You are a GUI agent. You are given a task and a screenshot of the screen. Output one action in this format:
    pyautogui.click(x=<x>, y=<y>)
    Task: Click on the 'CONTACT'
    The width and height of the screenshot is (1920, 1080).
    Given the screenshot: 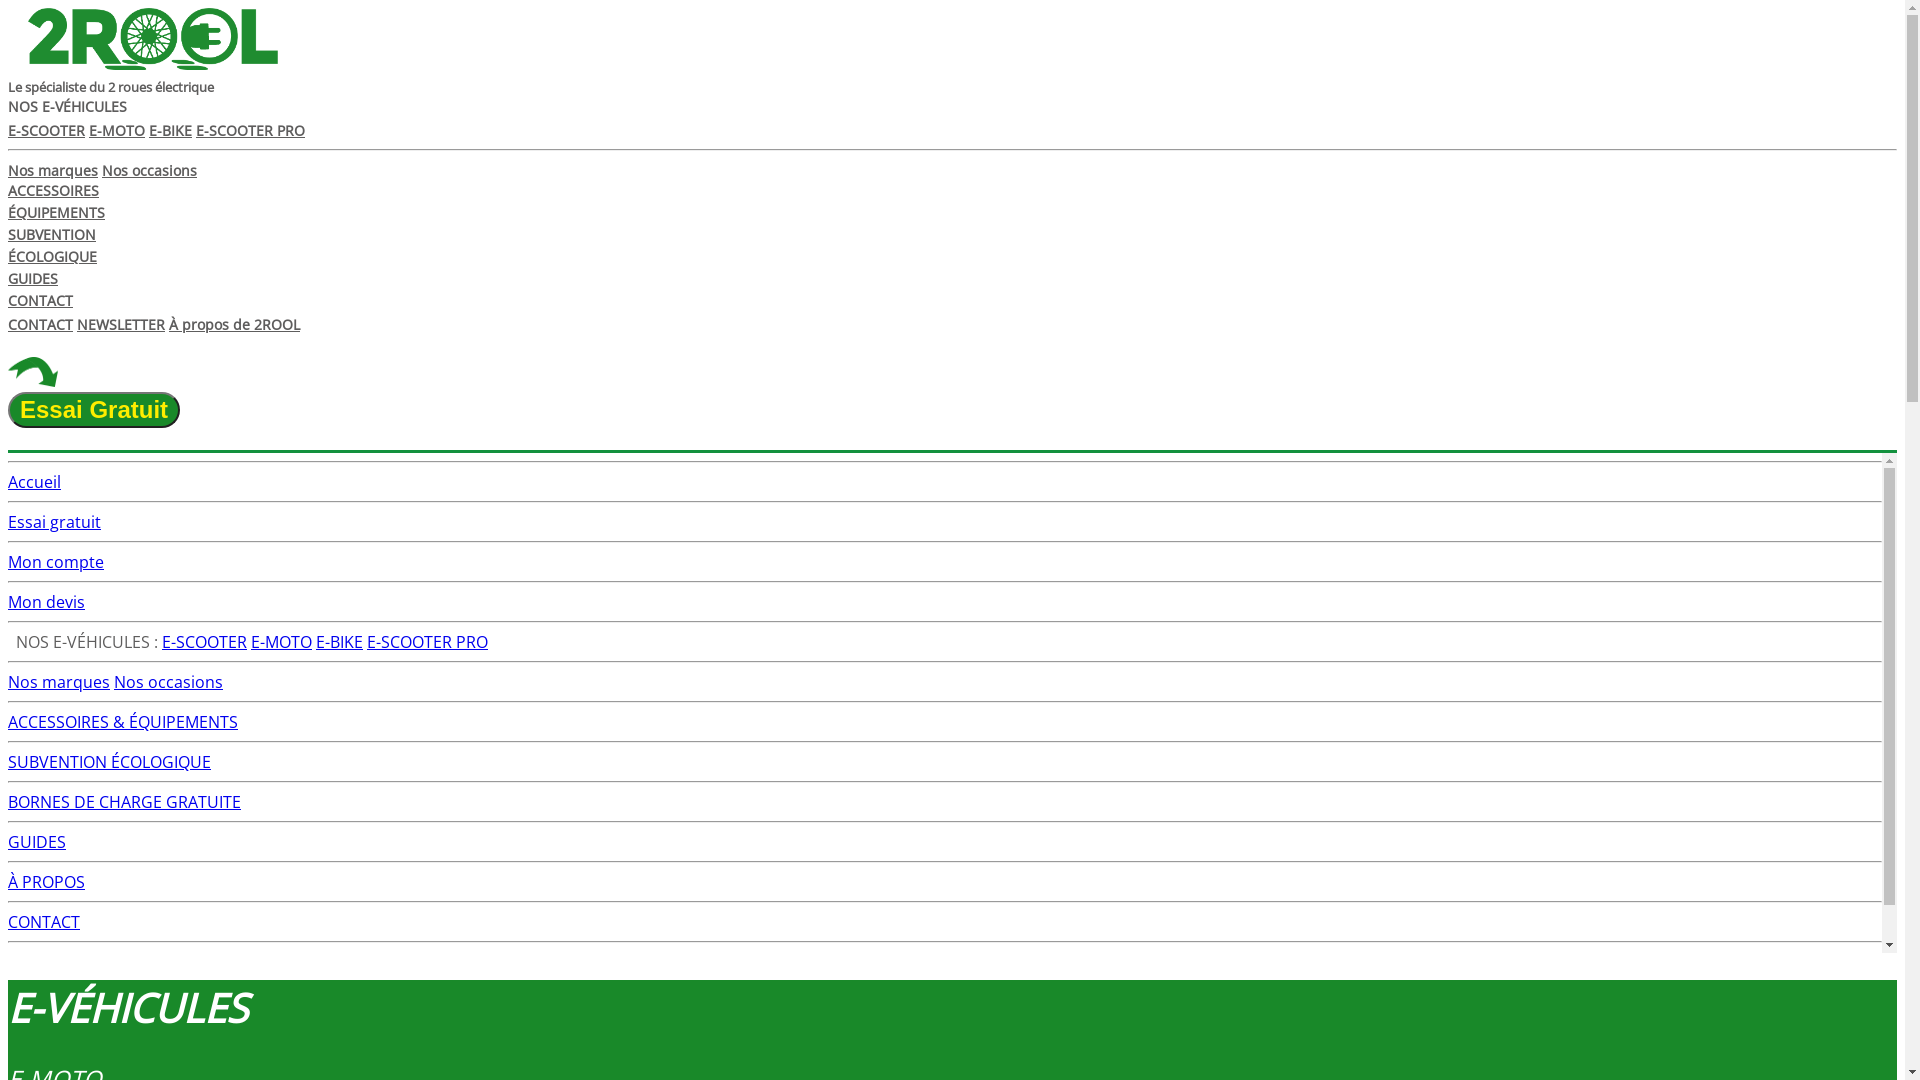 What is the action you would take?
    pyautogui.click(x=43, y=921)
    